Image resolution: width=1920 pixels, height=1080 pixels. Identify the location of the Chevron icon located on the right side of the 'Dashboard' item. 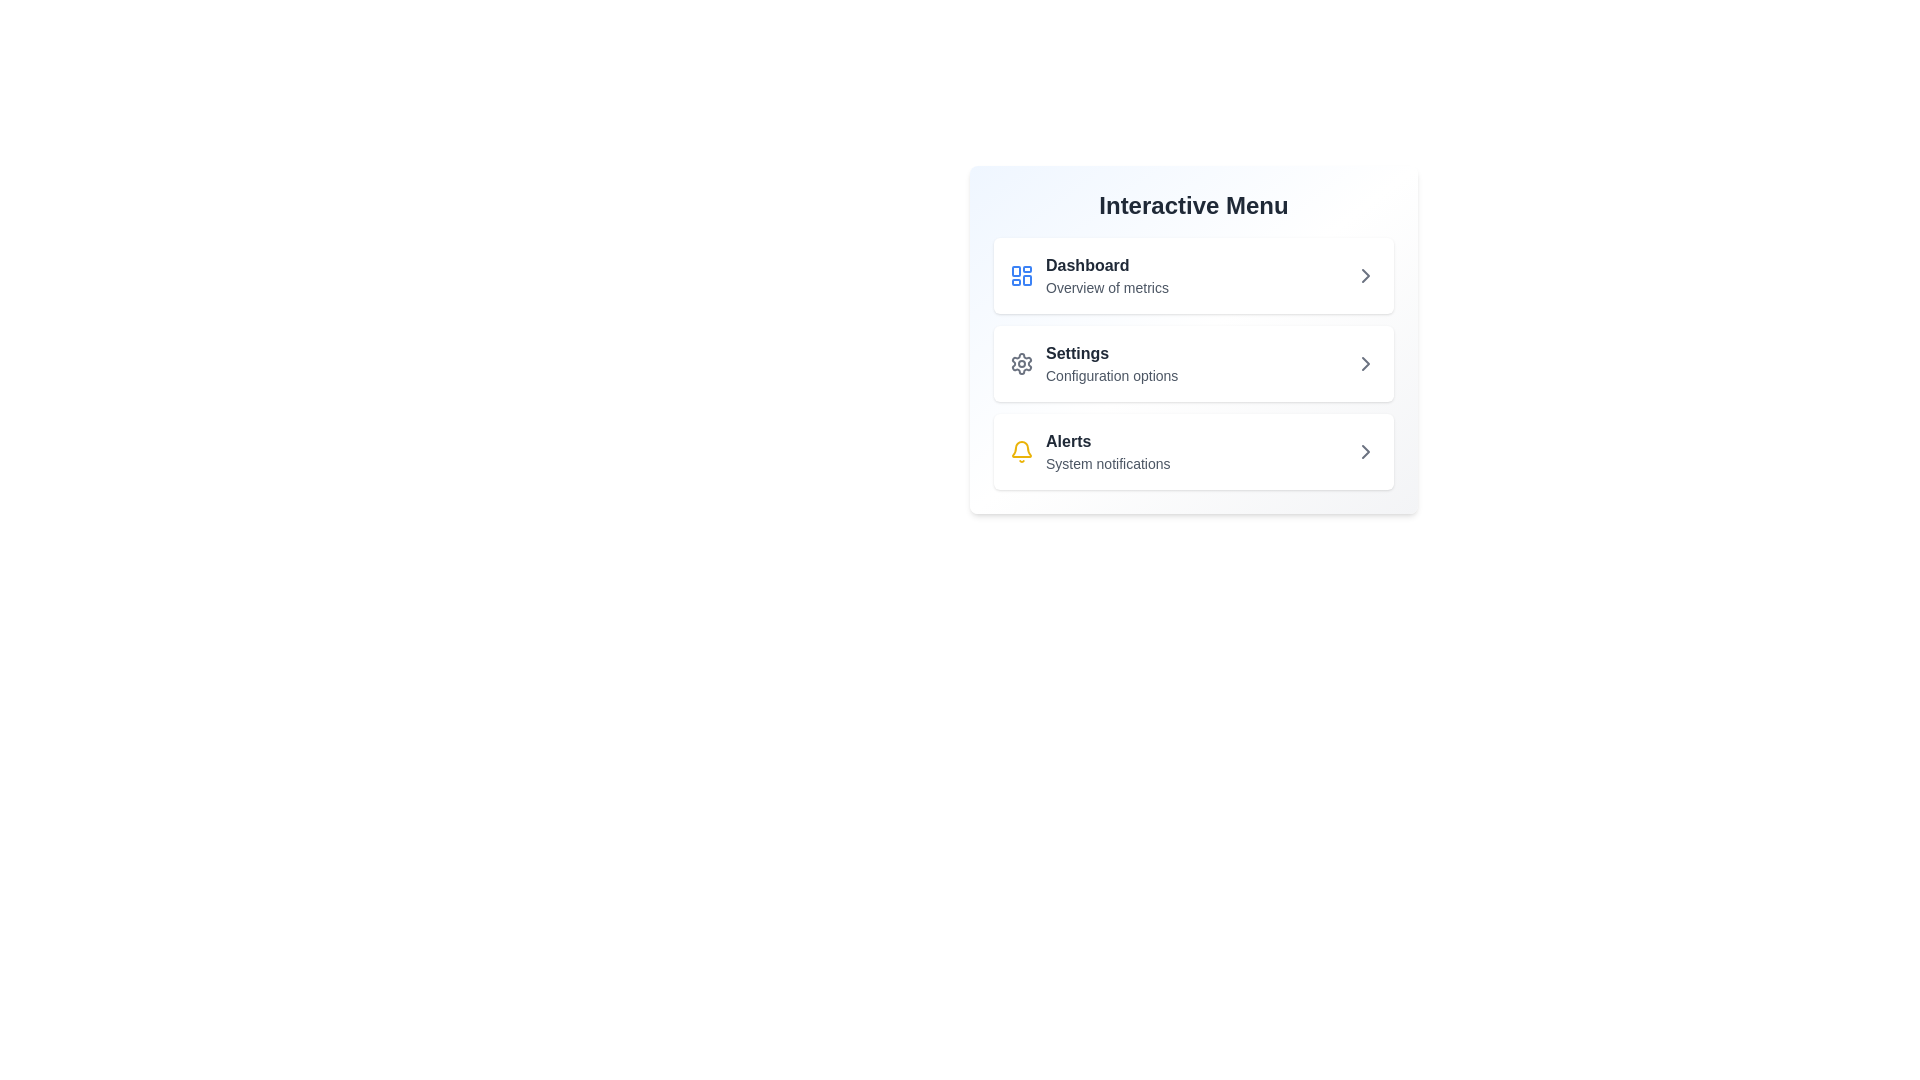
(1365, 276).